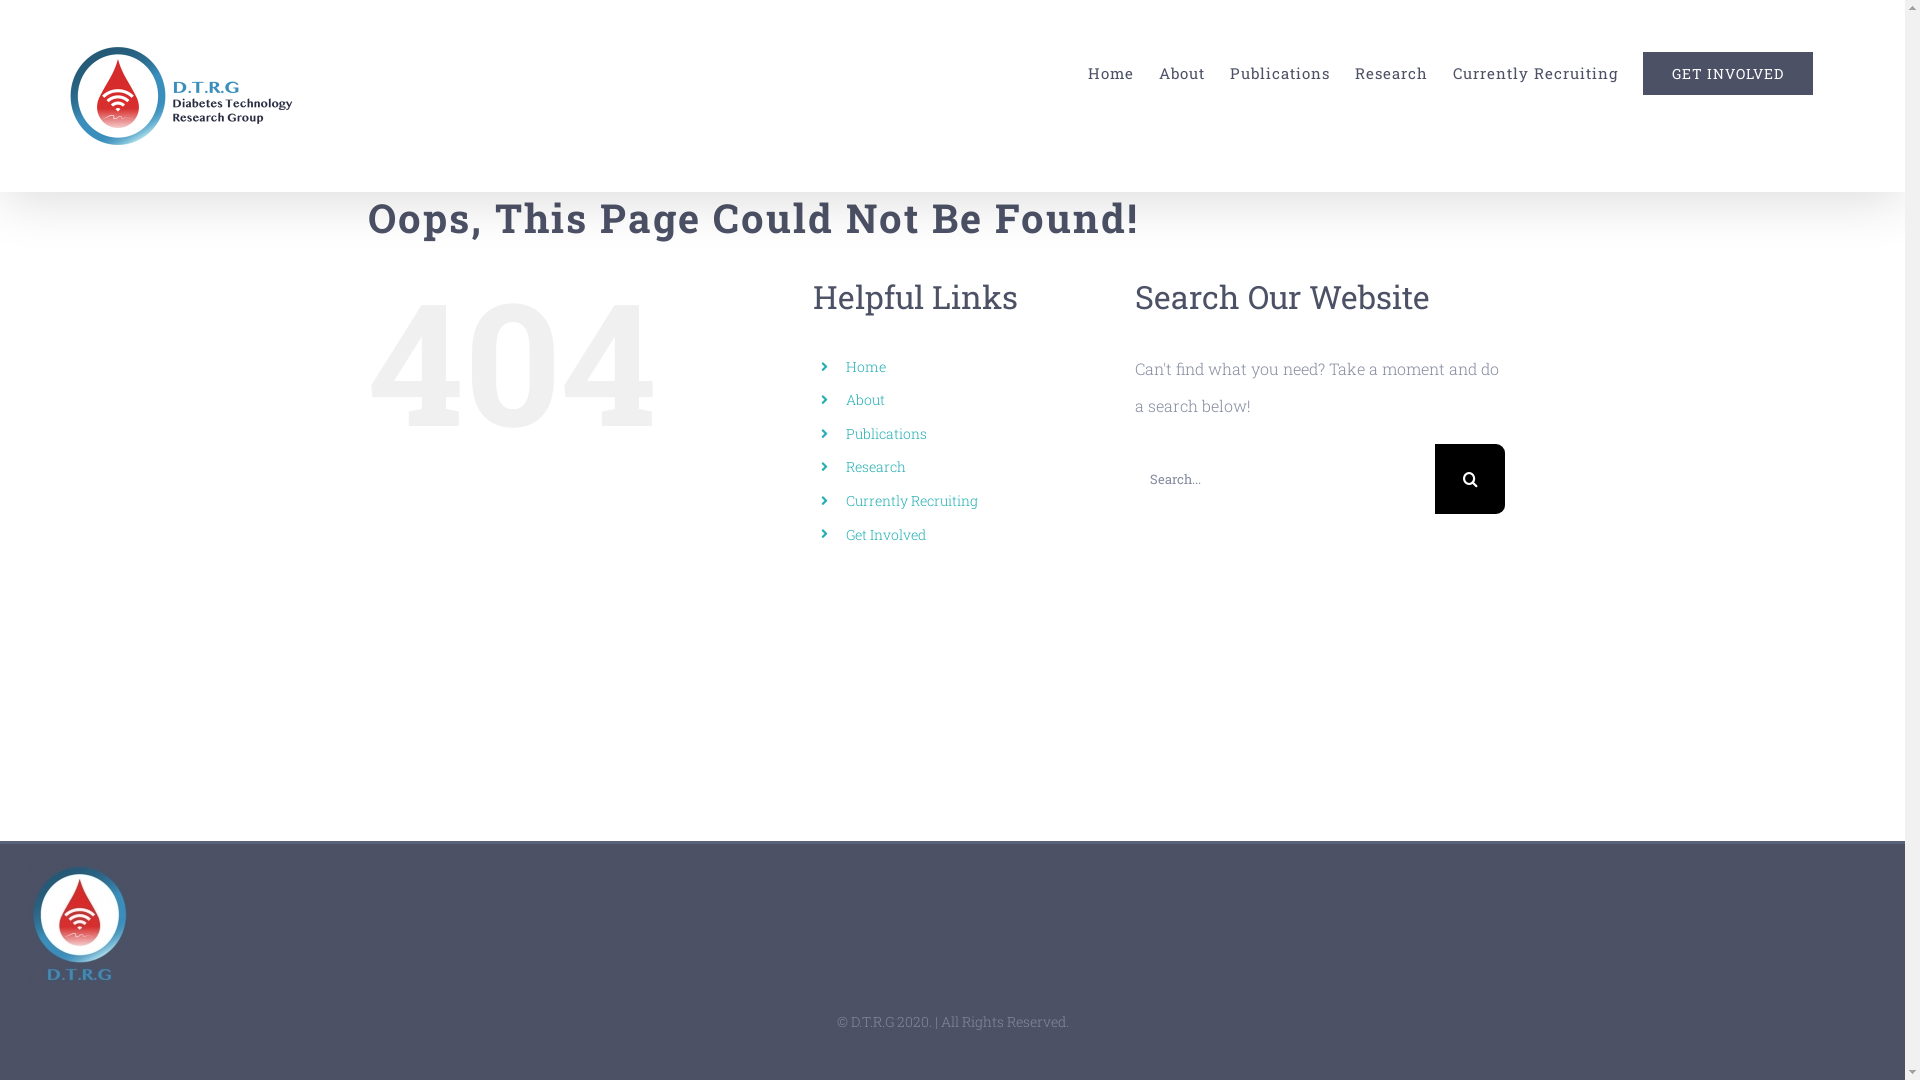  What do you see at coordinates (1727, 72) in the screenshot?
I see `'GET INVOLVED'` at bounding box center [1727, 72].